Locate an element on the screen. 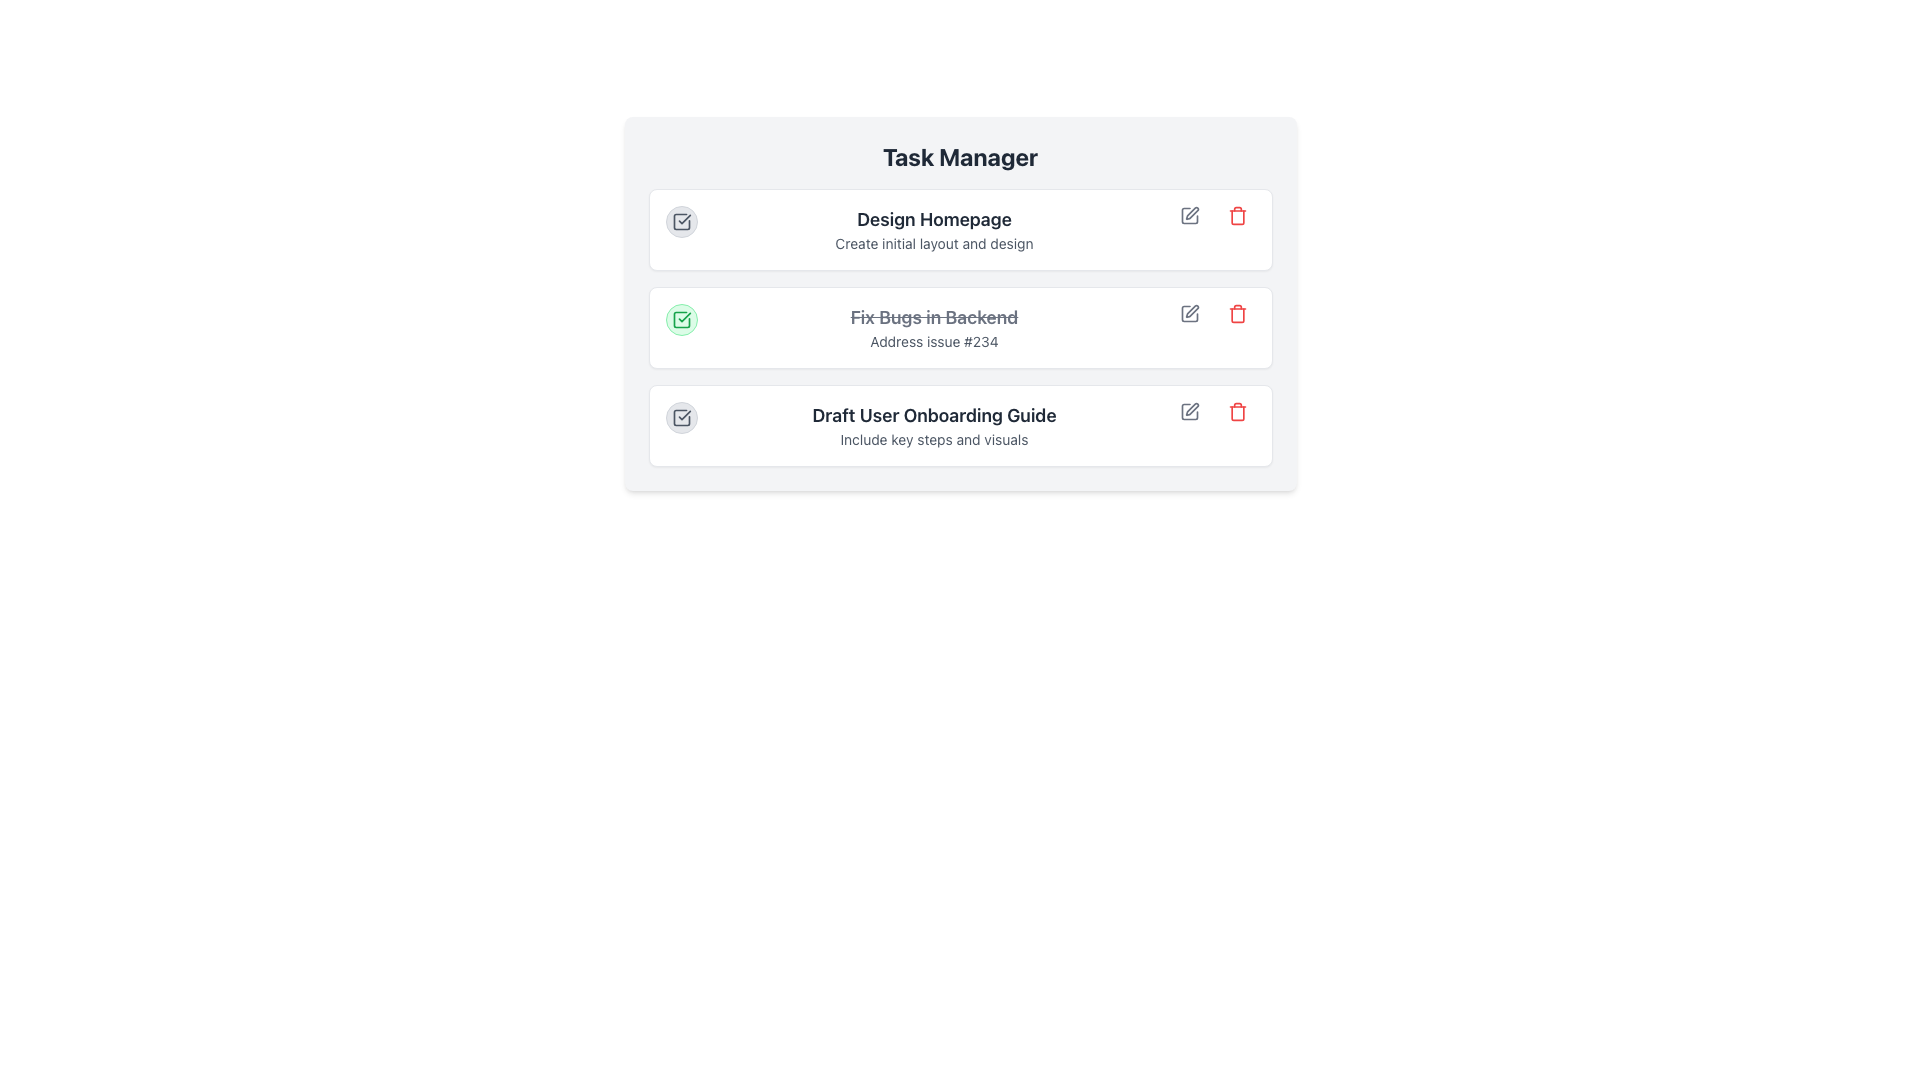 The height and width of the screenshot is (1080, 1920). the green checkbox on the second task card titled 'Fix Bugs in Backend' to mark the task as complete is located at coordinates (960, 326).